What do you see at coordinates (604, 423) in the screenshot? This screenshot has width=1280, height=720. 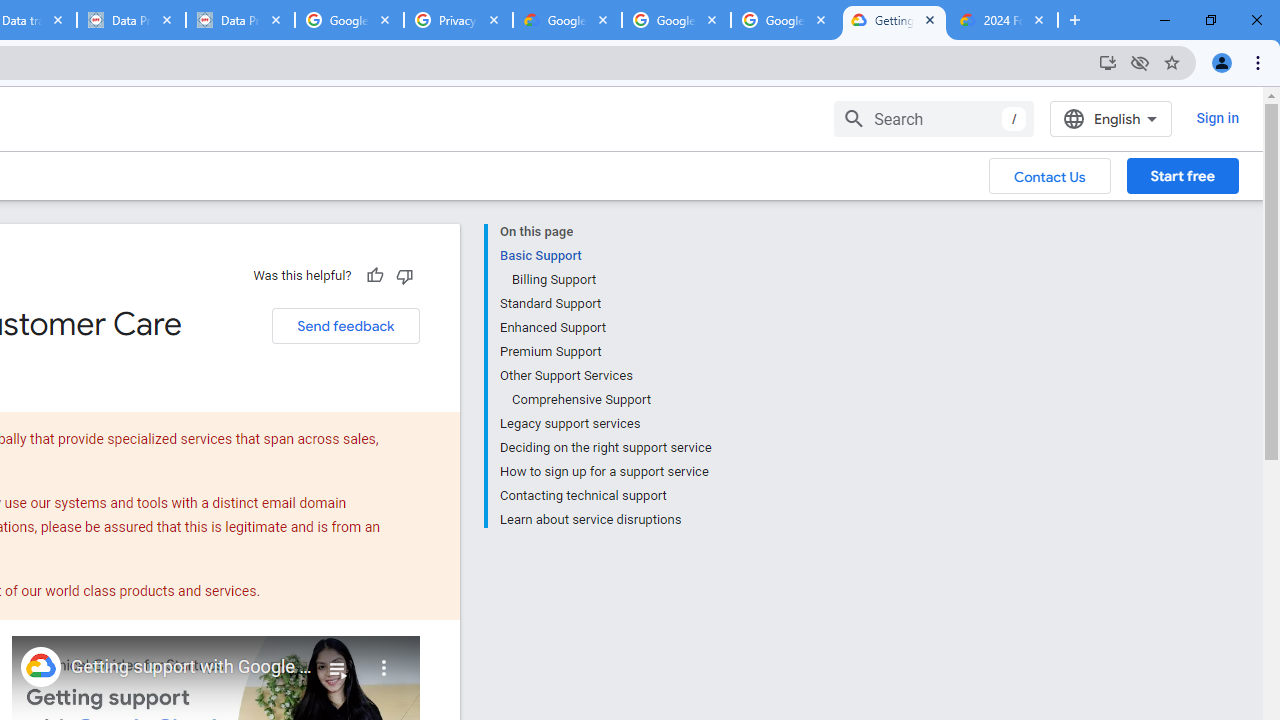 I see `'Legacy support services'` at bounding box center [604, 423].